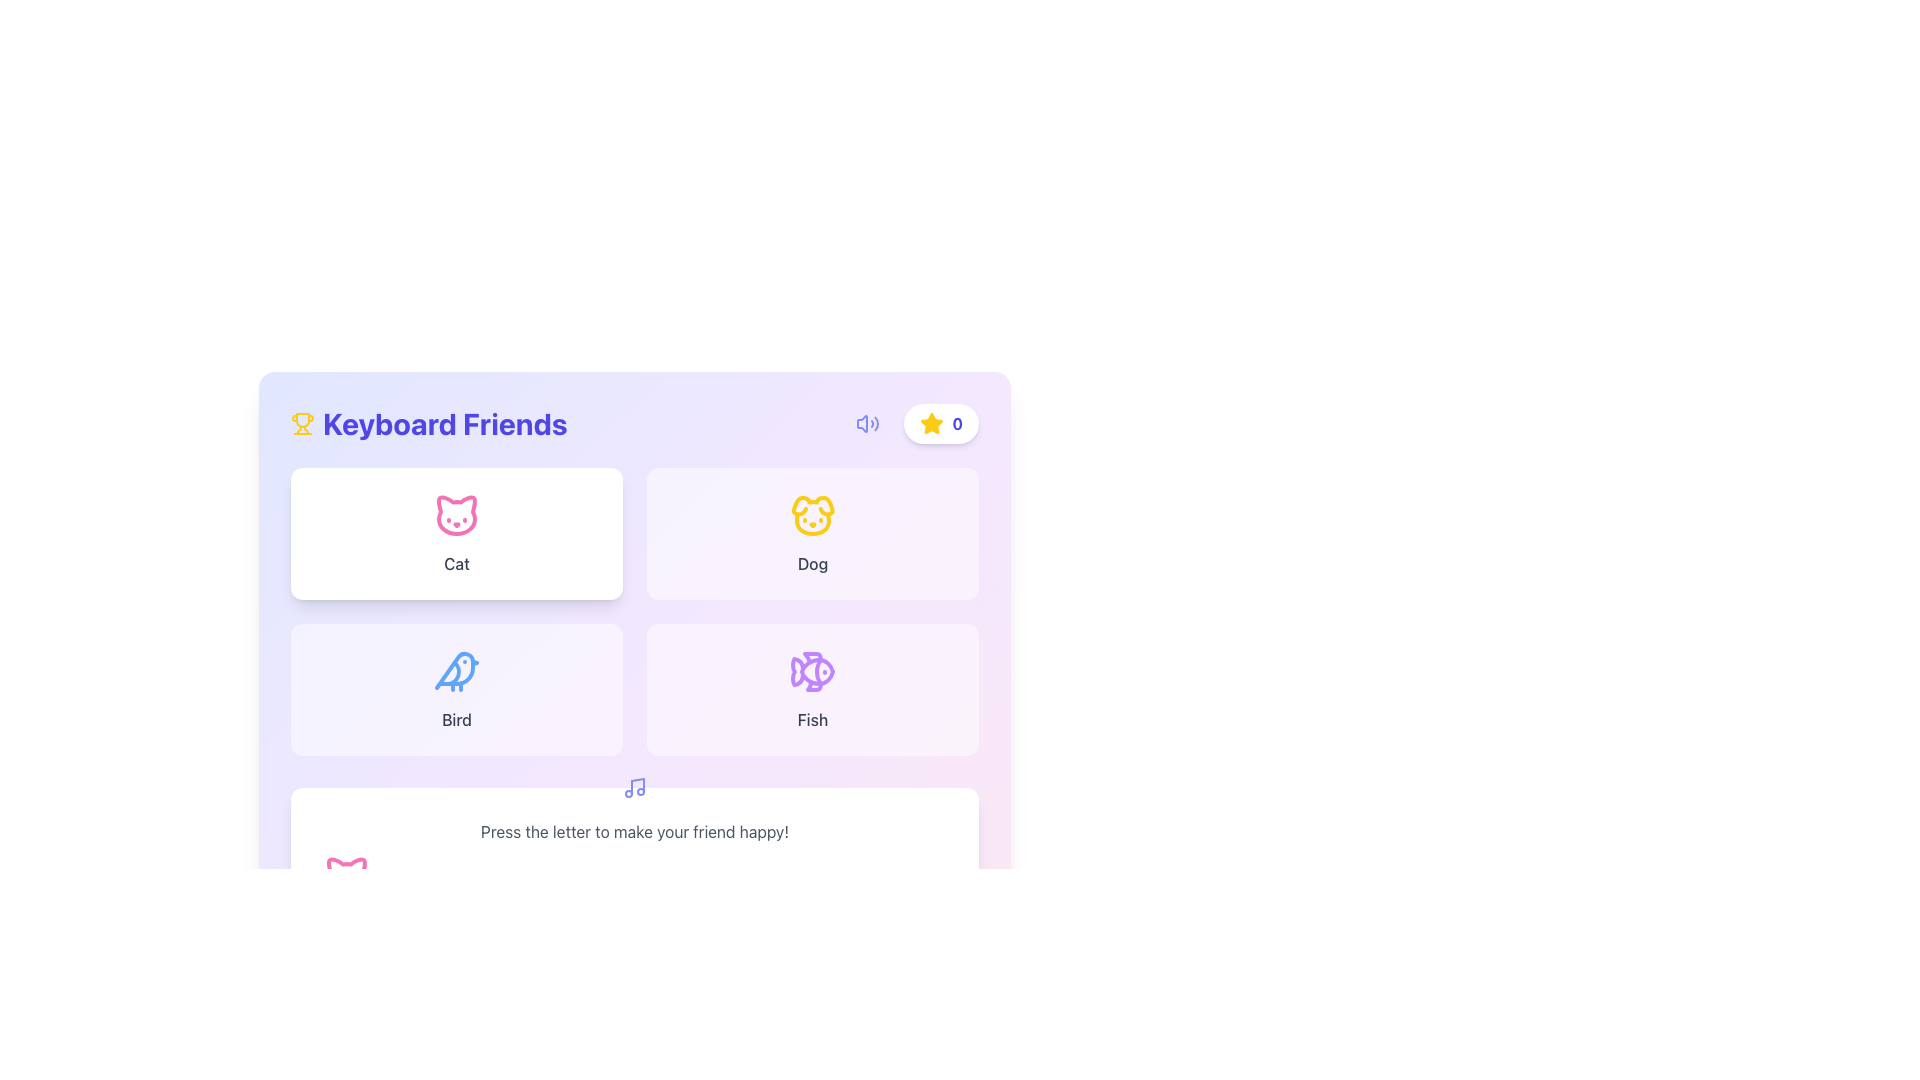  I want to click on the pink outline drawing of a cat face icon located at the top center of a card that contains the text 'cat', so click(455, 515).